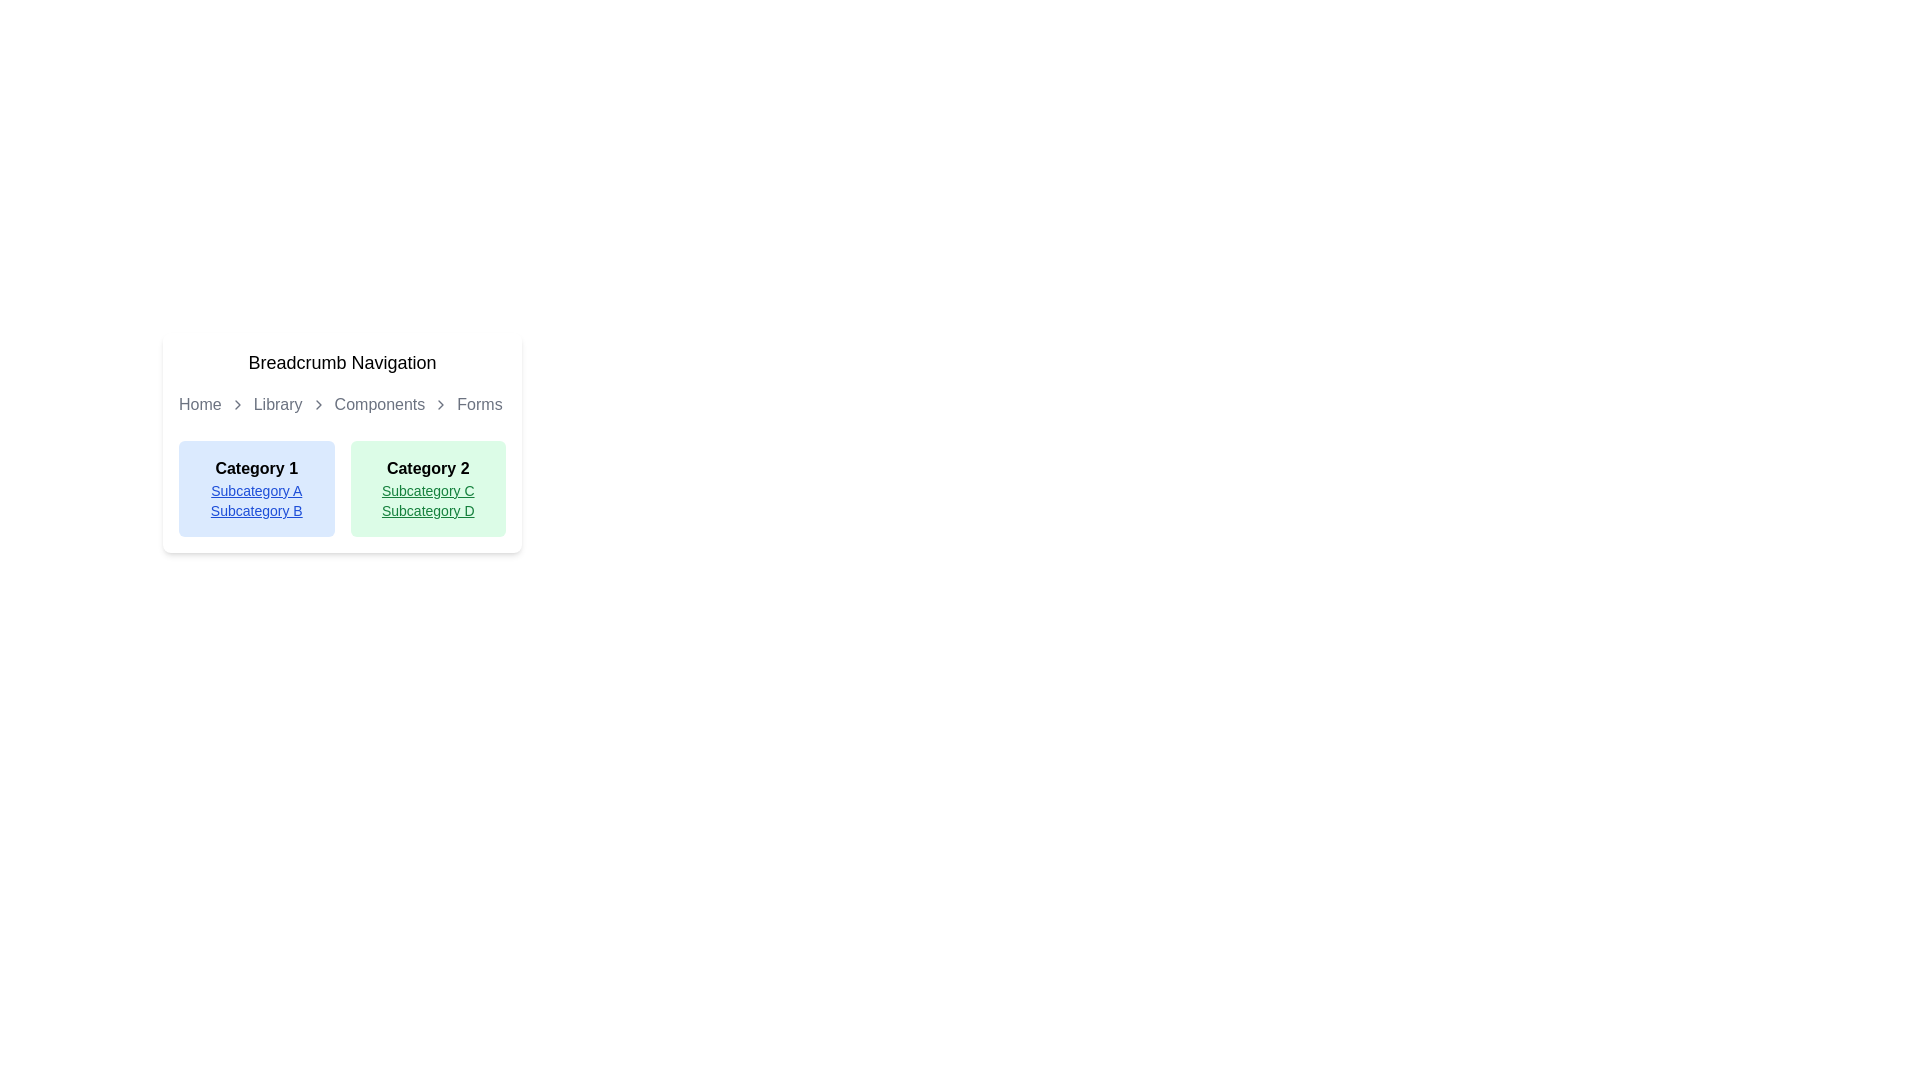 The height and width of the screenshot is (1080, 1920). What do you see at coordinates (237, 405) in the screenshot?
I see `the 'chevron right' SVG icon in the breadcrumb navigation, which visually separates 'Home' and 'Library' text elements` at bounding box center [237, 405].